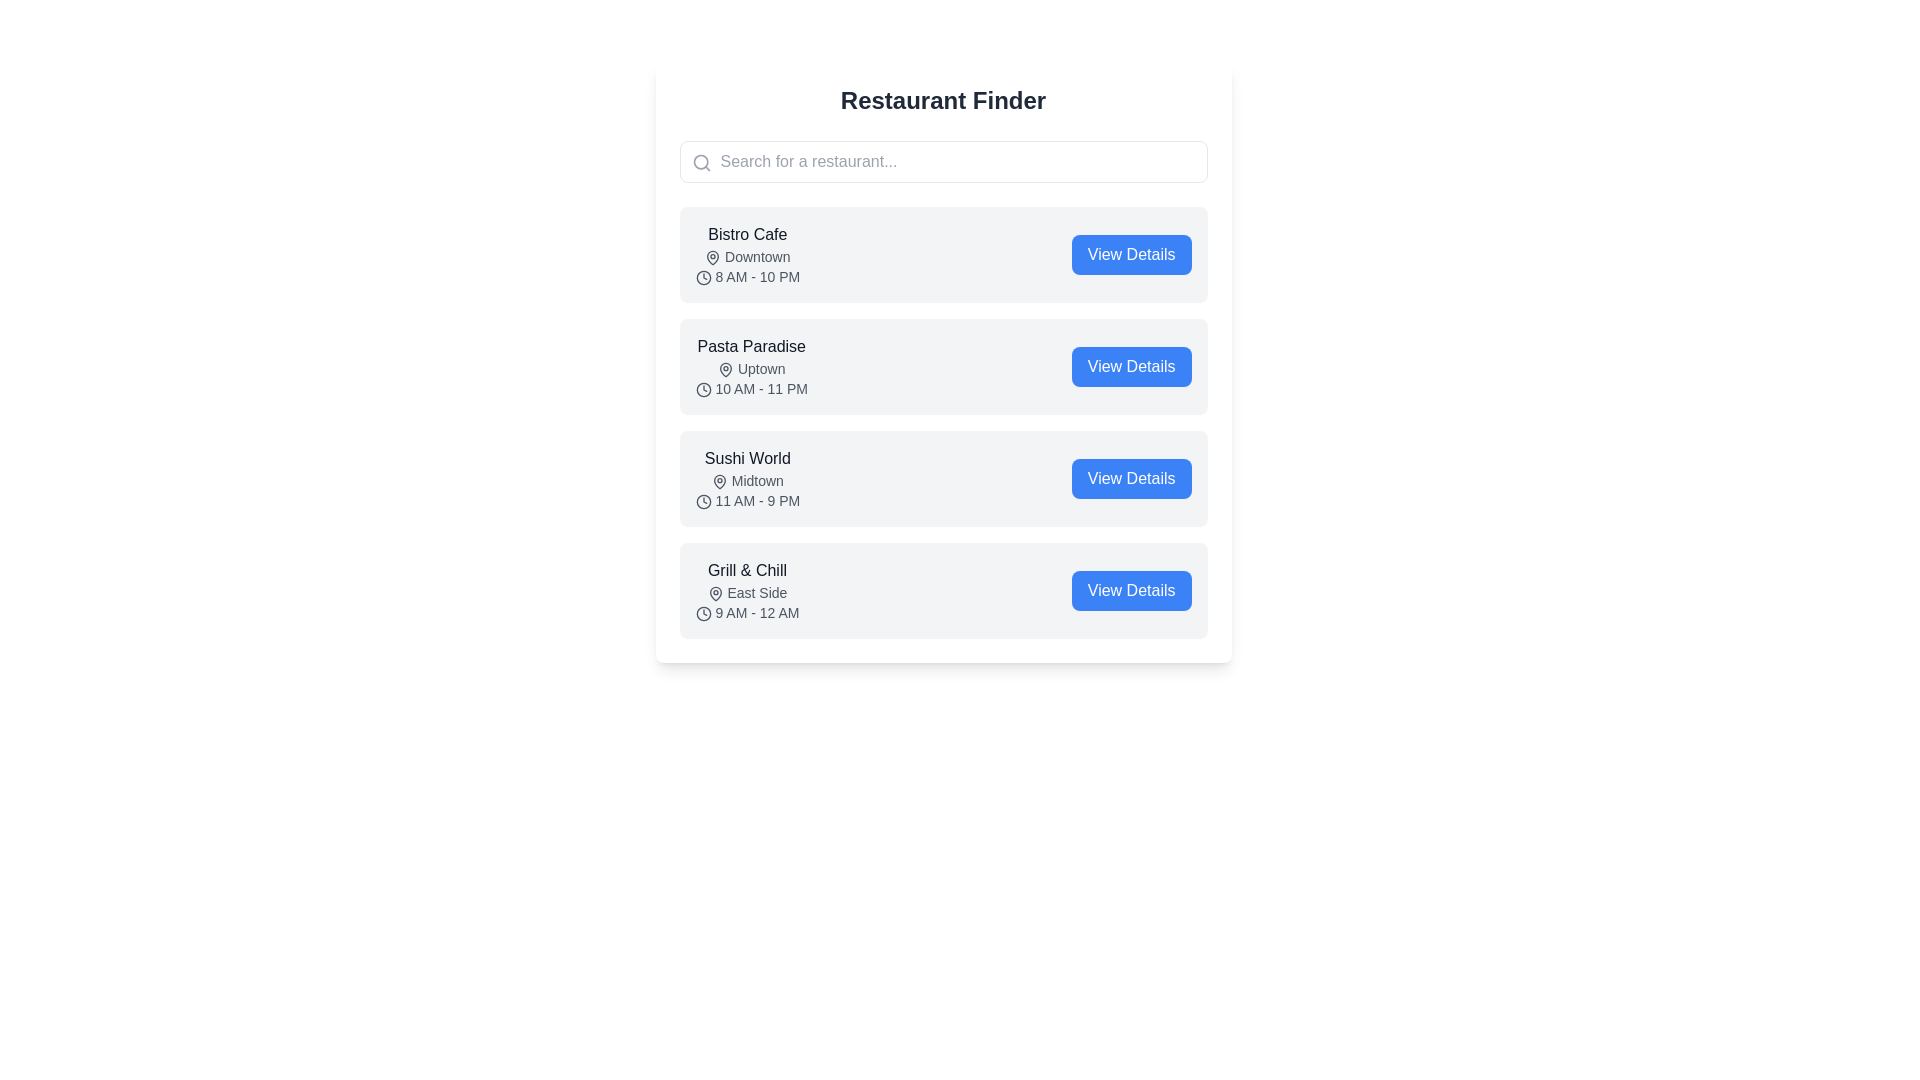 This screenshot has height=1080, width=1920. What do you see at coordinates (750, 369) in the screenshot?
I see `text element indicating the location of the restaurant associated with 'Uptown', which appears in the second list item below 'Pasta Paradise'` at bounding box center [750, 369].